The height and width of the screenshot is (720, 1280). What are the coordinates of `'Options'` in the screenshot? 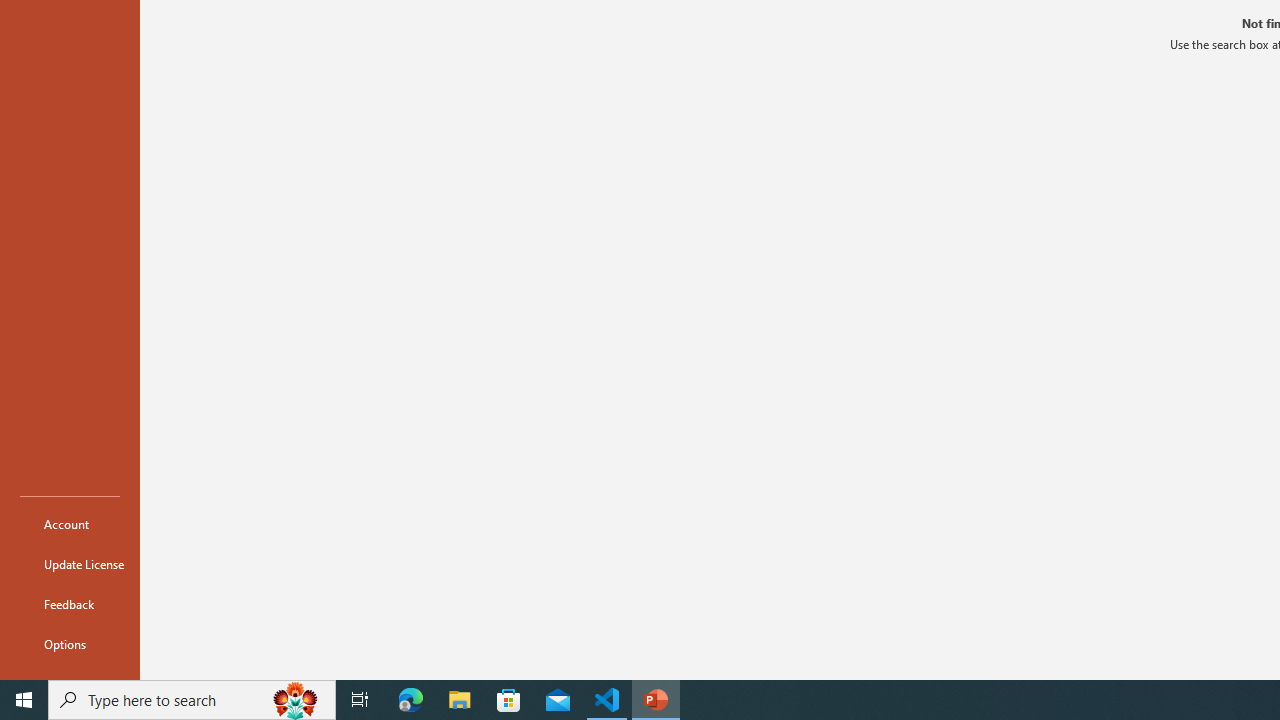 It's located at (69, 644).